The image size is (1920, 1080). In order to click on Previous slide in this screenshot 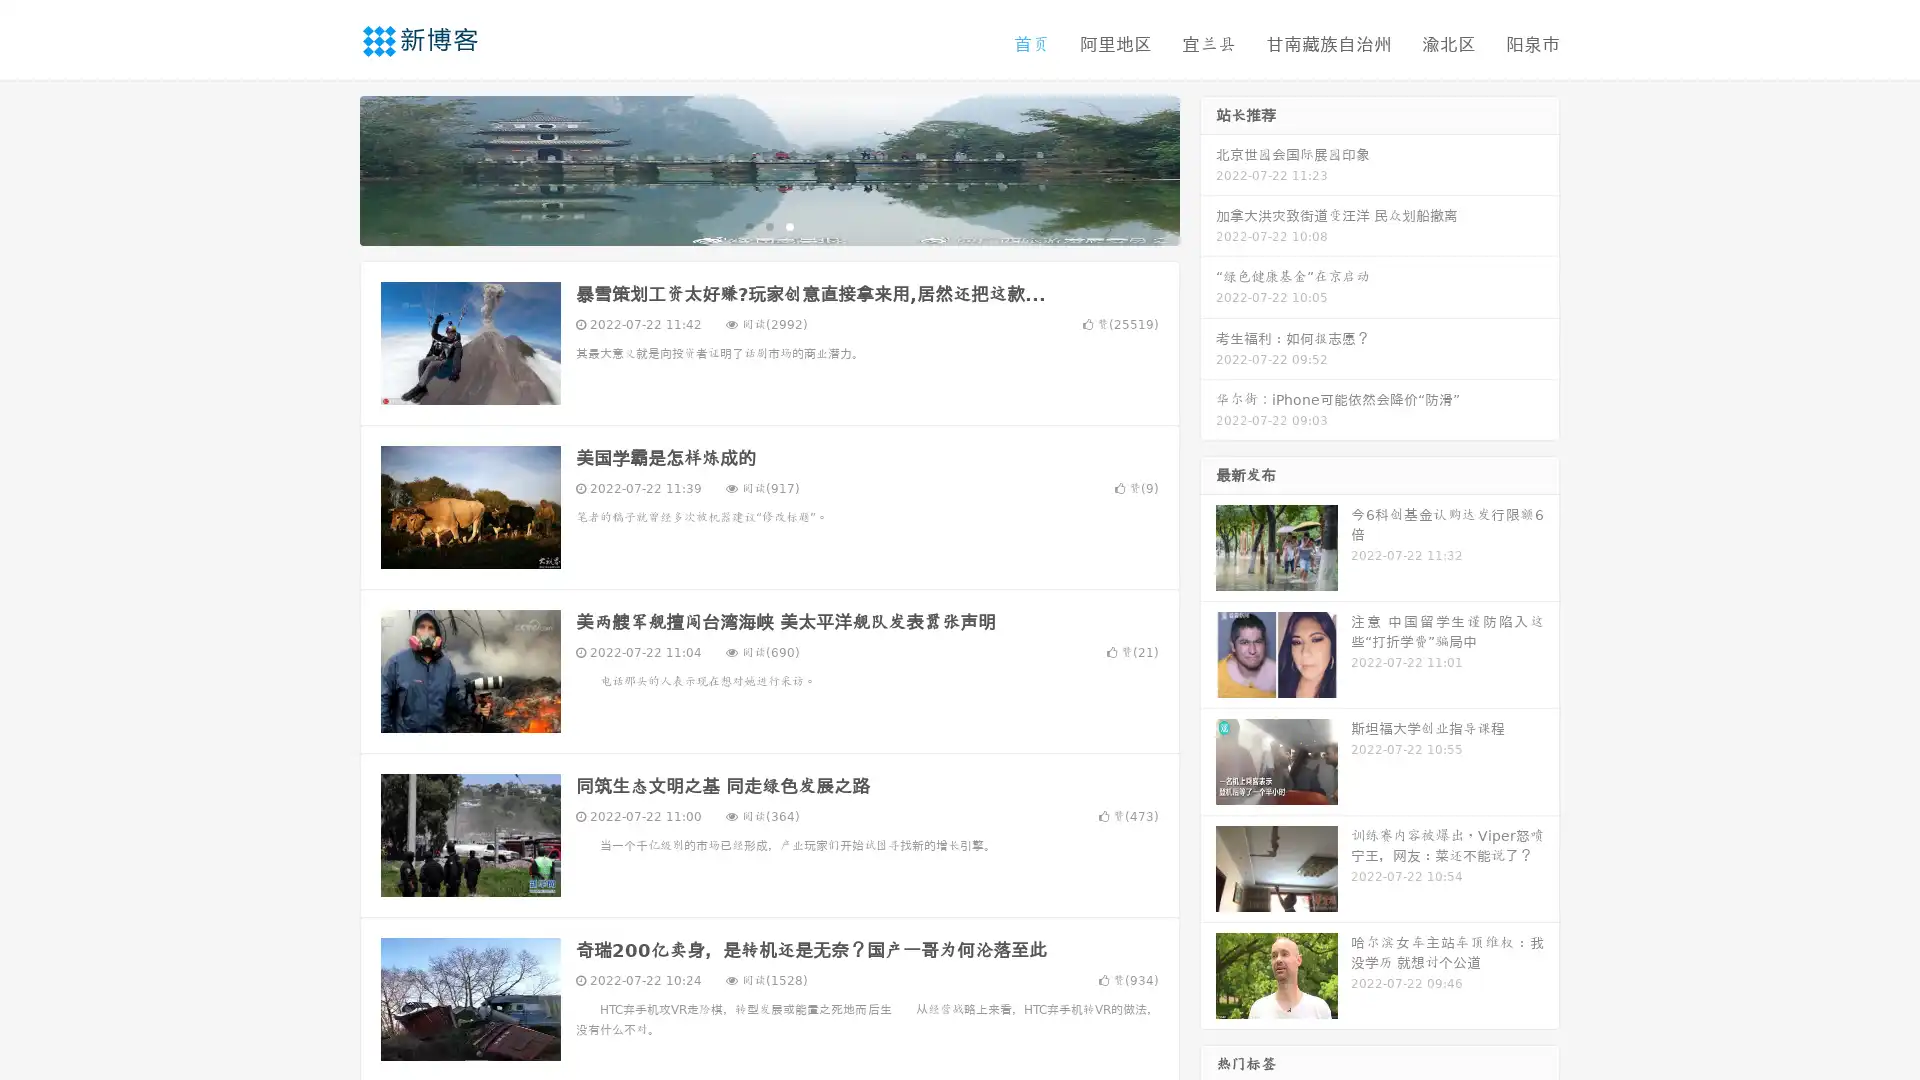, I will do `click(330, 168)`.